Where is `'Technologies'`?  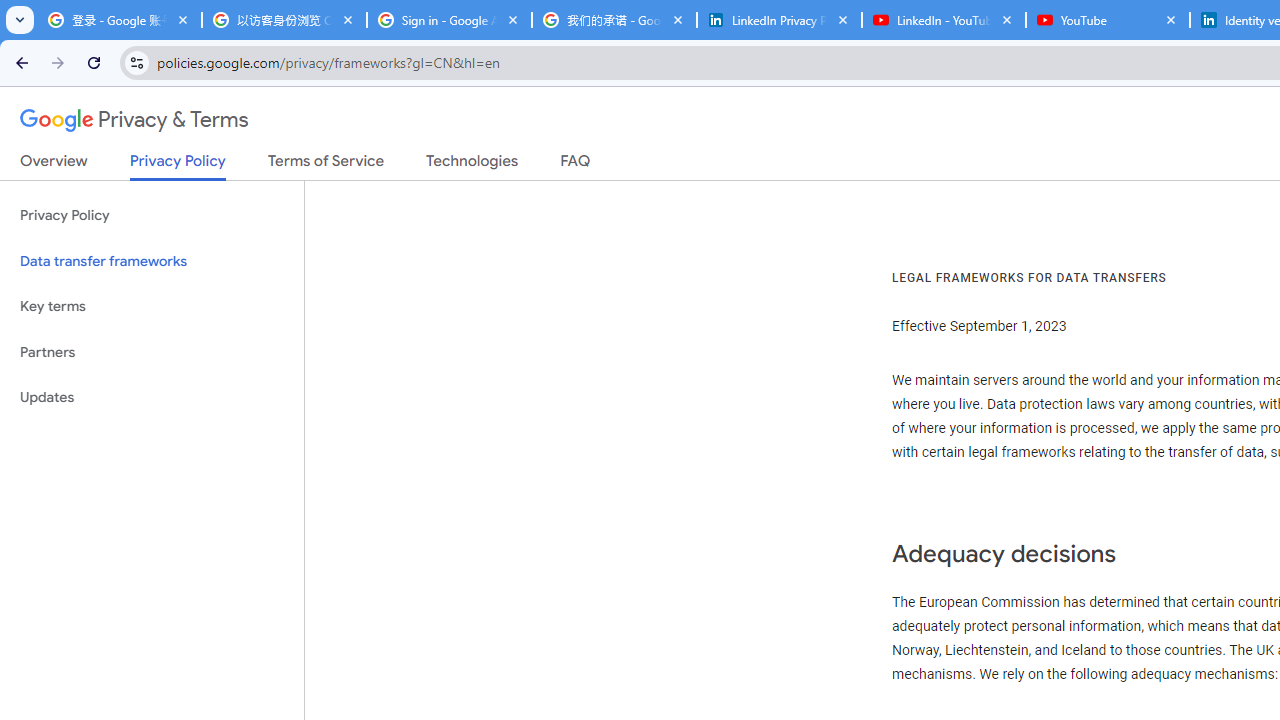
'Technologies' is located at coordinates (471, 164).